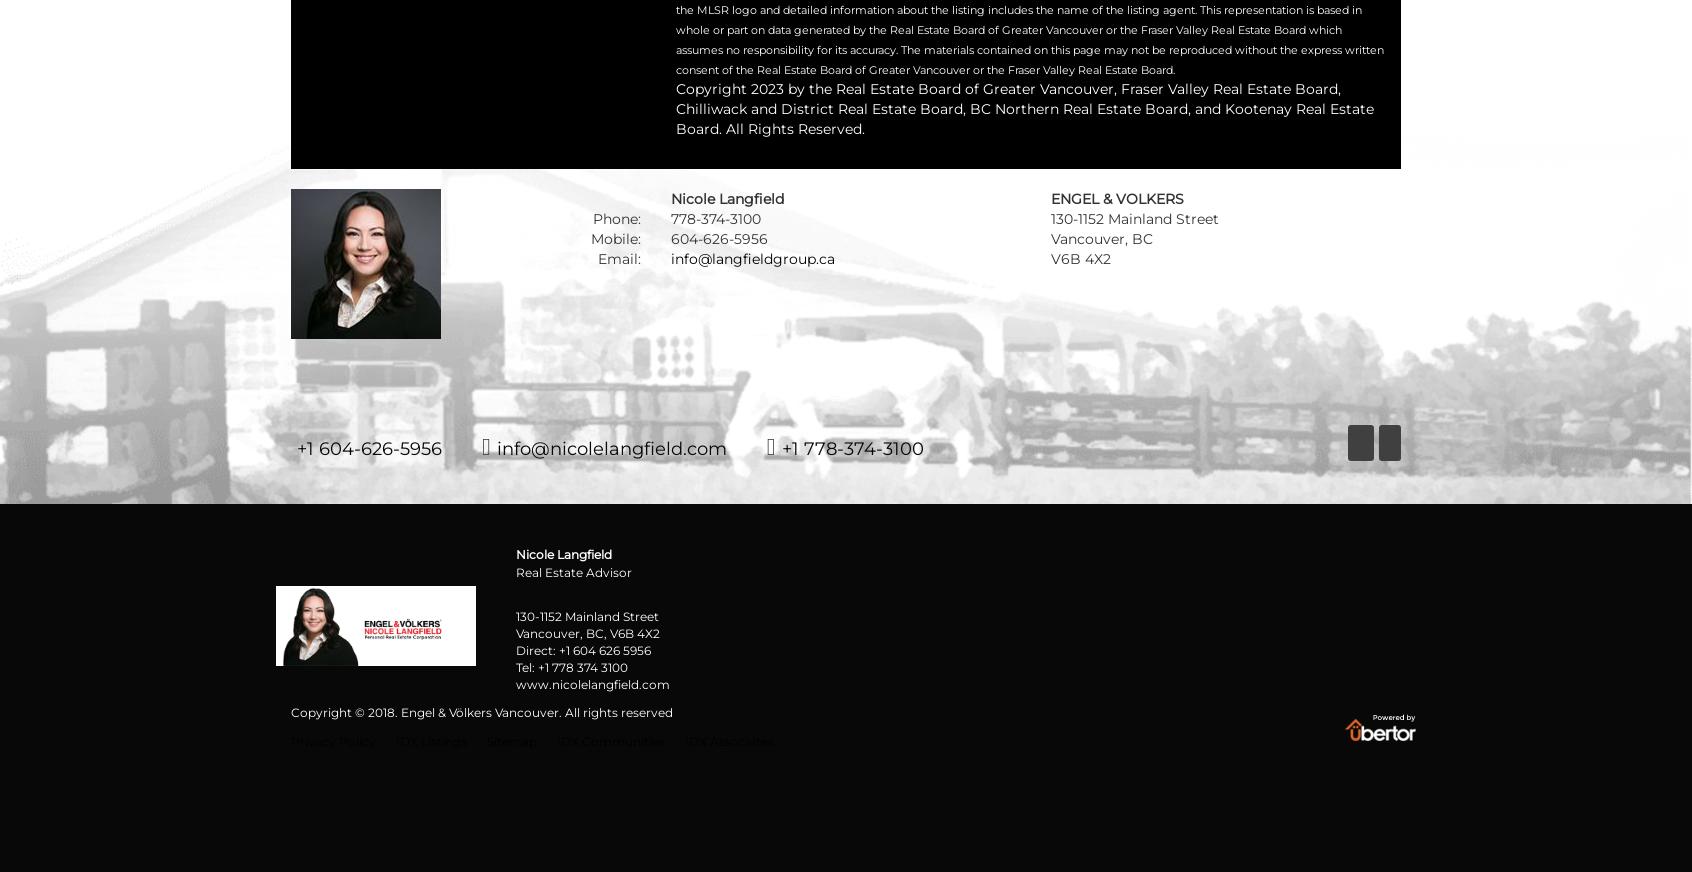 Image resolution: width=1692 pixels, height=872 pixels. I want to click on 'Mobile:', so click(615, 238).